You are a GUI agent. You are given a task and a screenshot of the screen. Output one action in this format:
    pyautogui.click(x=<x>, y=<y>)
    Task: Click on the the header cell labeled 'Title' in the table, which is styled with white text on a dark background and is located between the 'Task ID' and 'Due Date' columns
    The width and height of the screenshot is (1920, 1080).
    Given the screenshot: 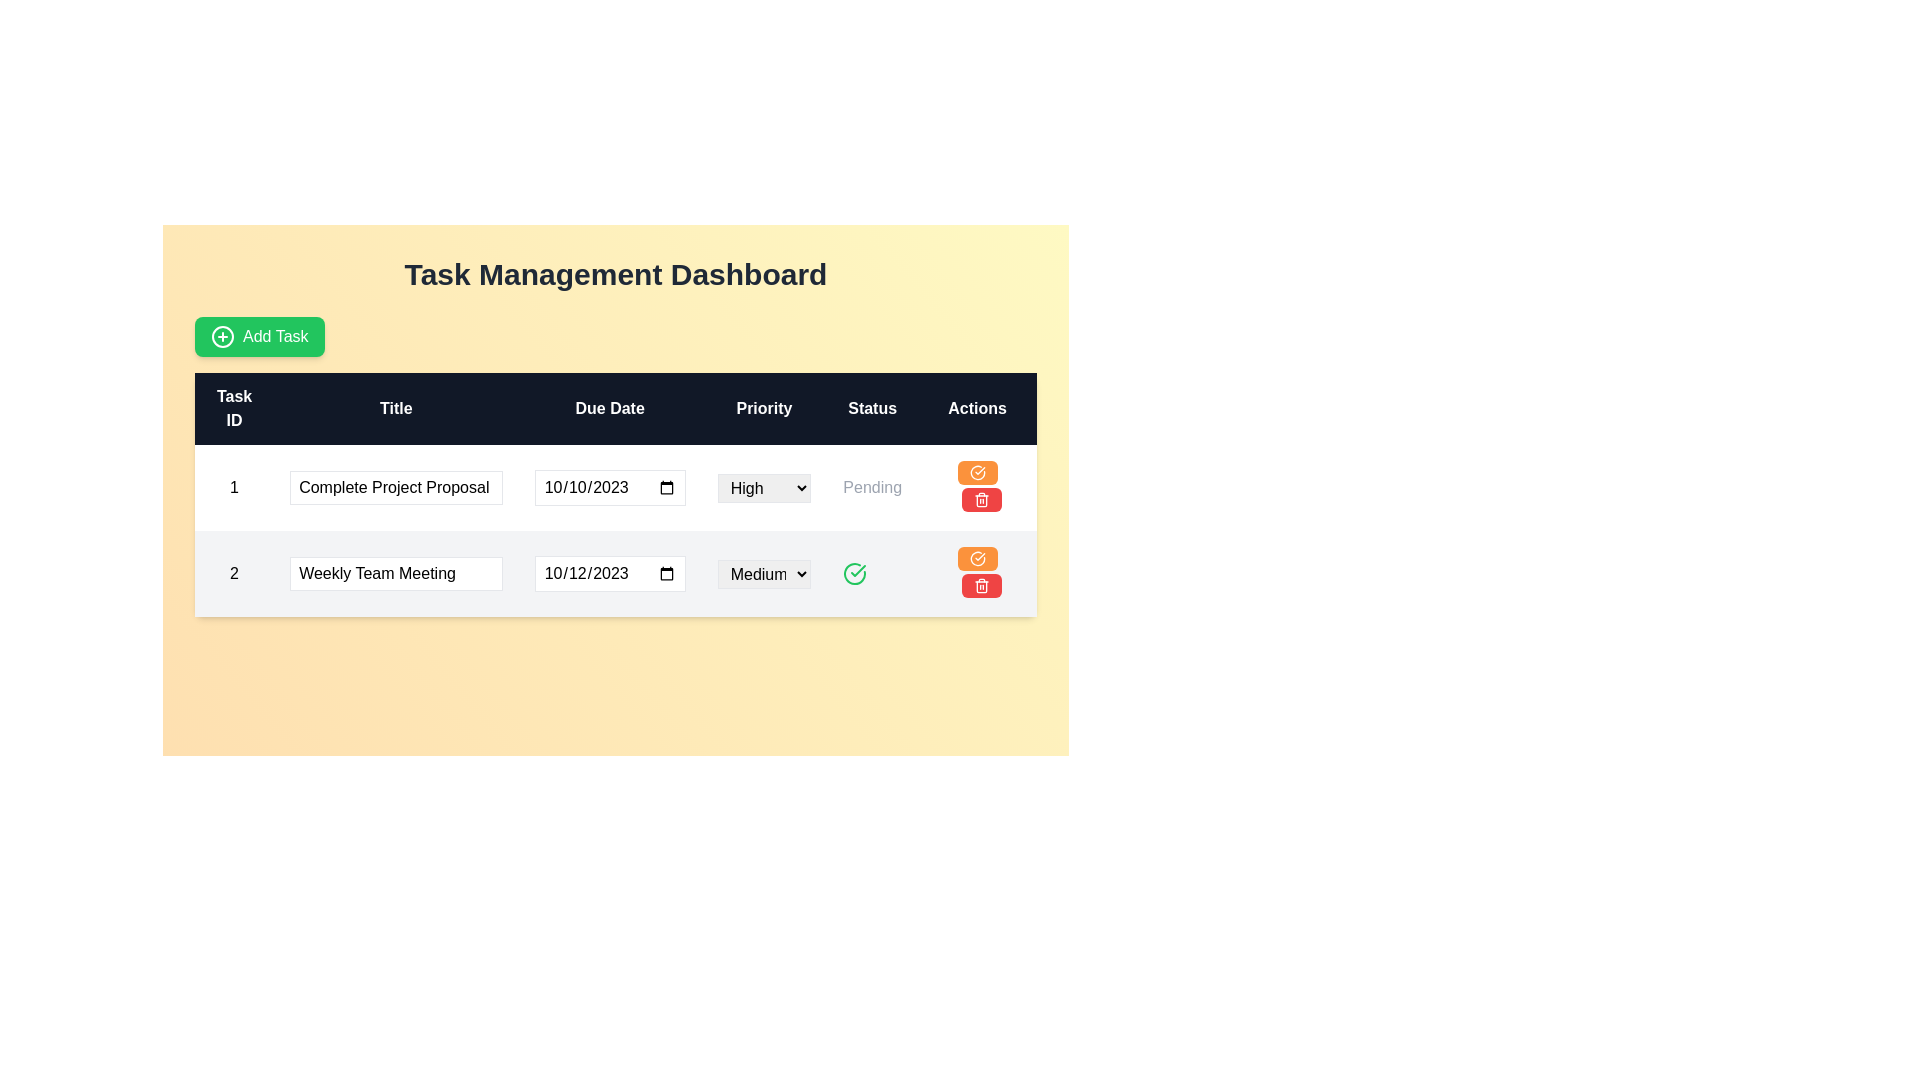 What is the action you would take?
    pyautogui.click(x=396, y=407)
    